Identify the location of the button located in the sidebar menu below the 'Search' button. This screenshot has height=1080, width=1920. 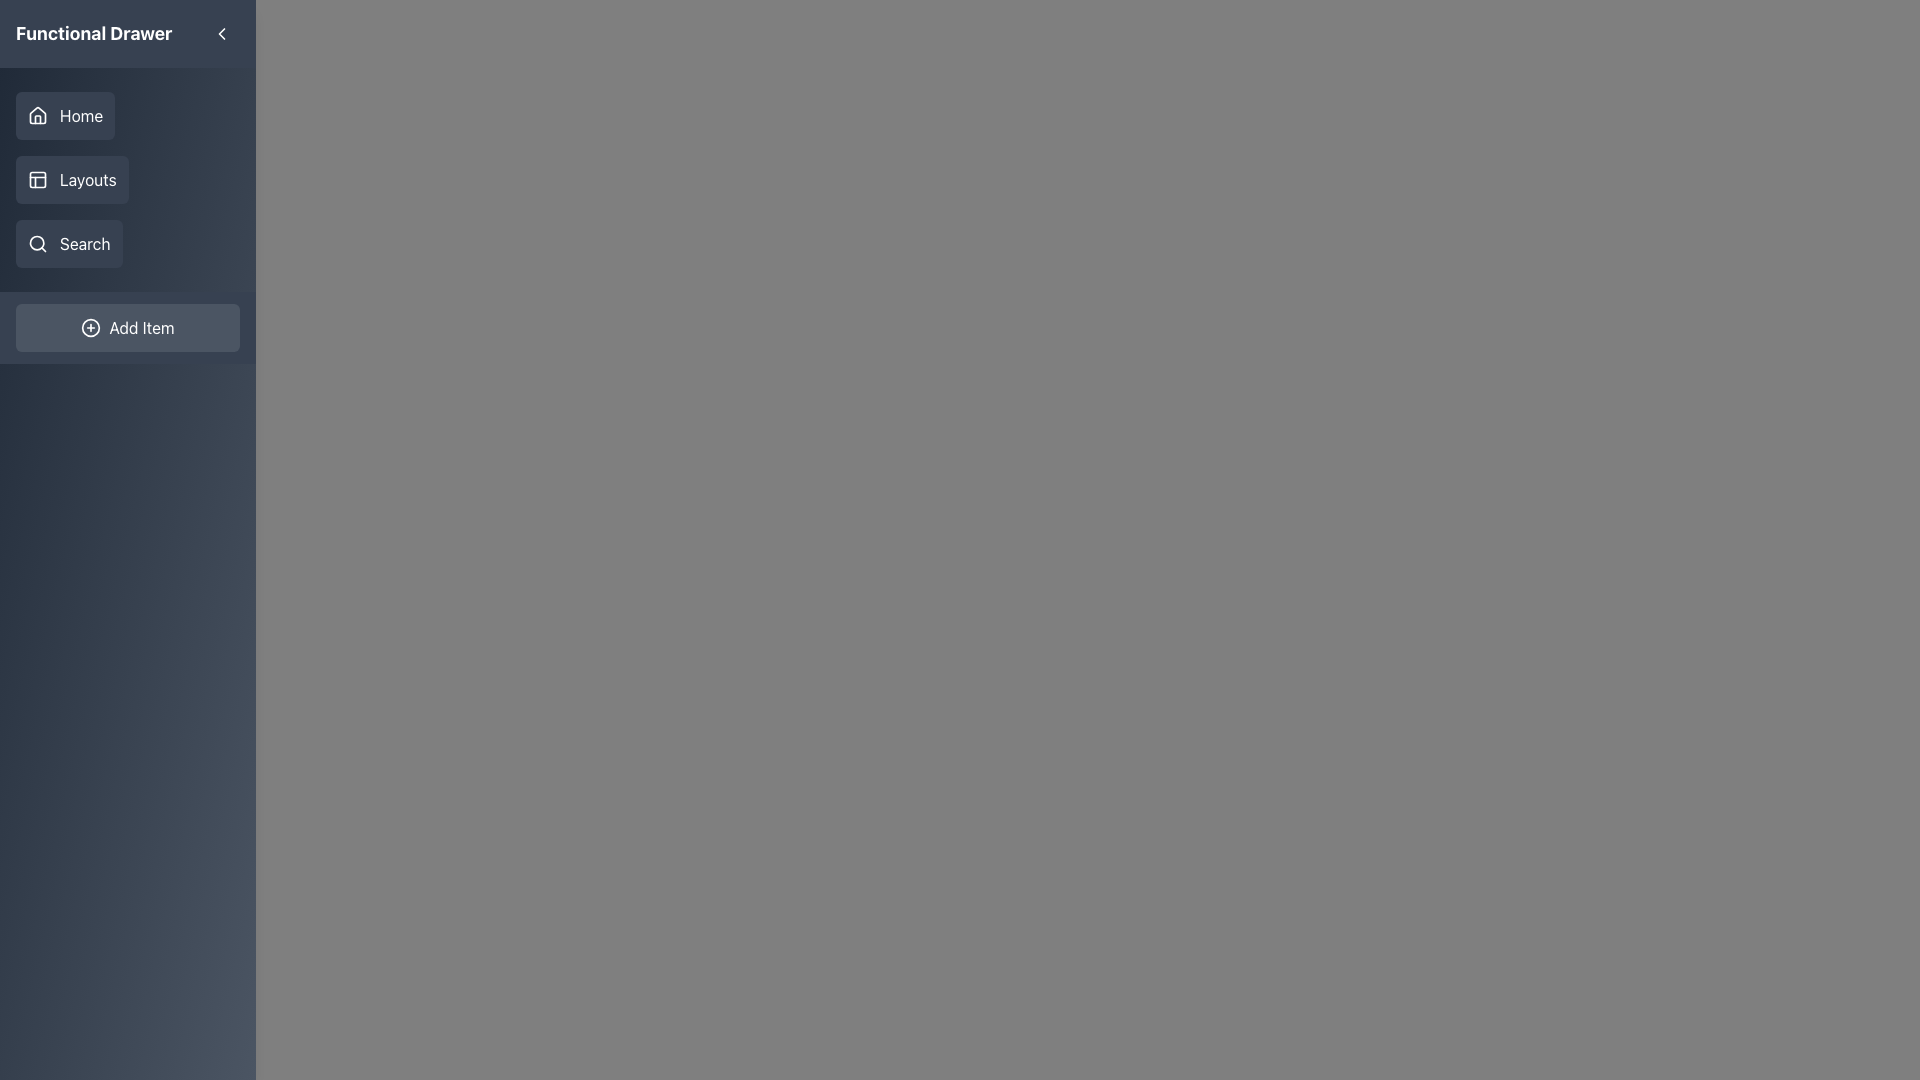
(127, 326).